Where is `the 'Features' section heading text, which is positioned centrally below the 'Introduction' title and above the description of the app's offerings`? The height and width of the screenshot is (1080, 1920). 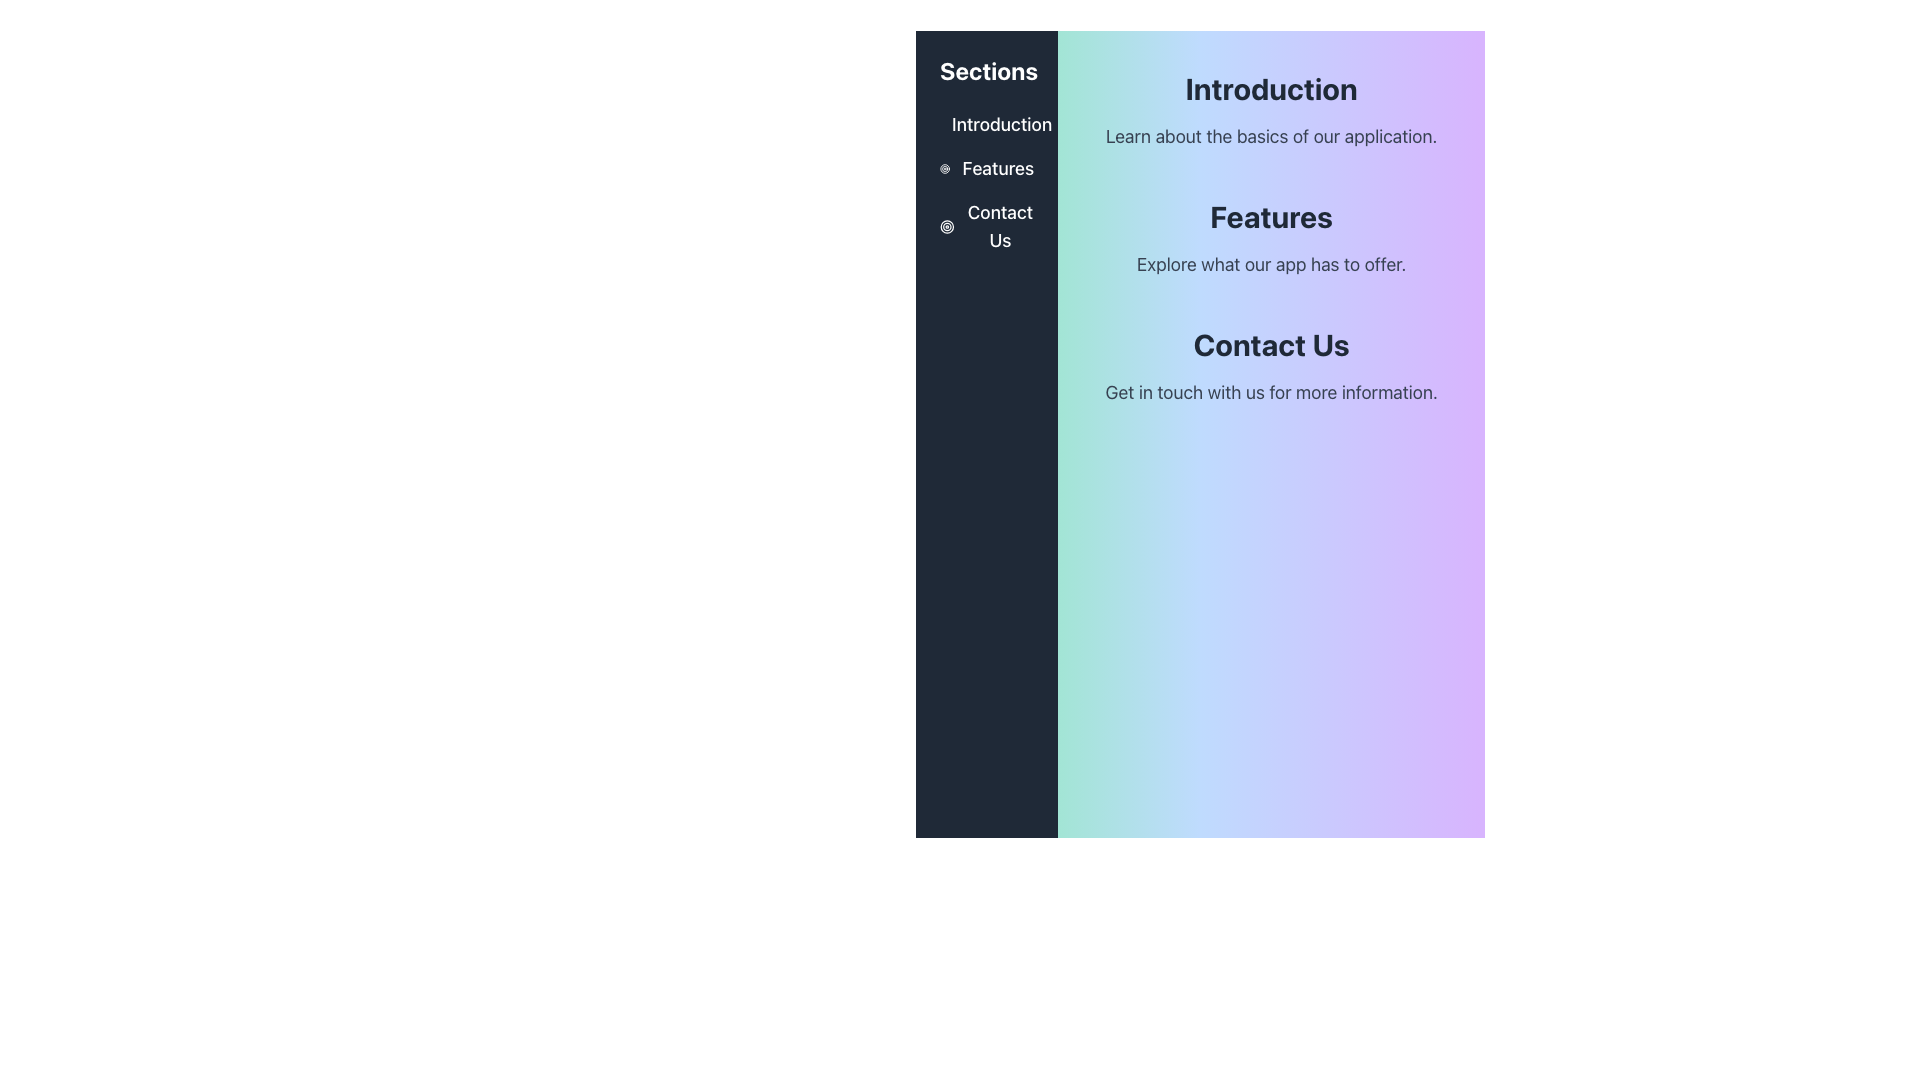 the 'Features' section heading text, which is positioned centrally below the 'Introduction' title and above the description of the app's offerings is located at coordinates (1270, 216).